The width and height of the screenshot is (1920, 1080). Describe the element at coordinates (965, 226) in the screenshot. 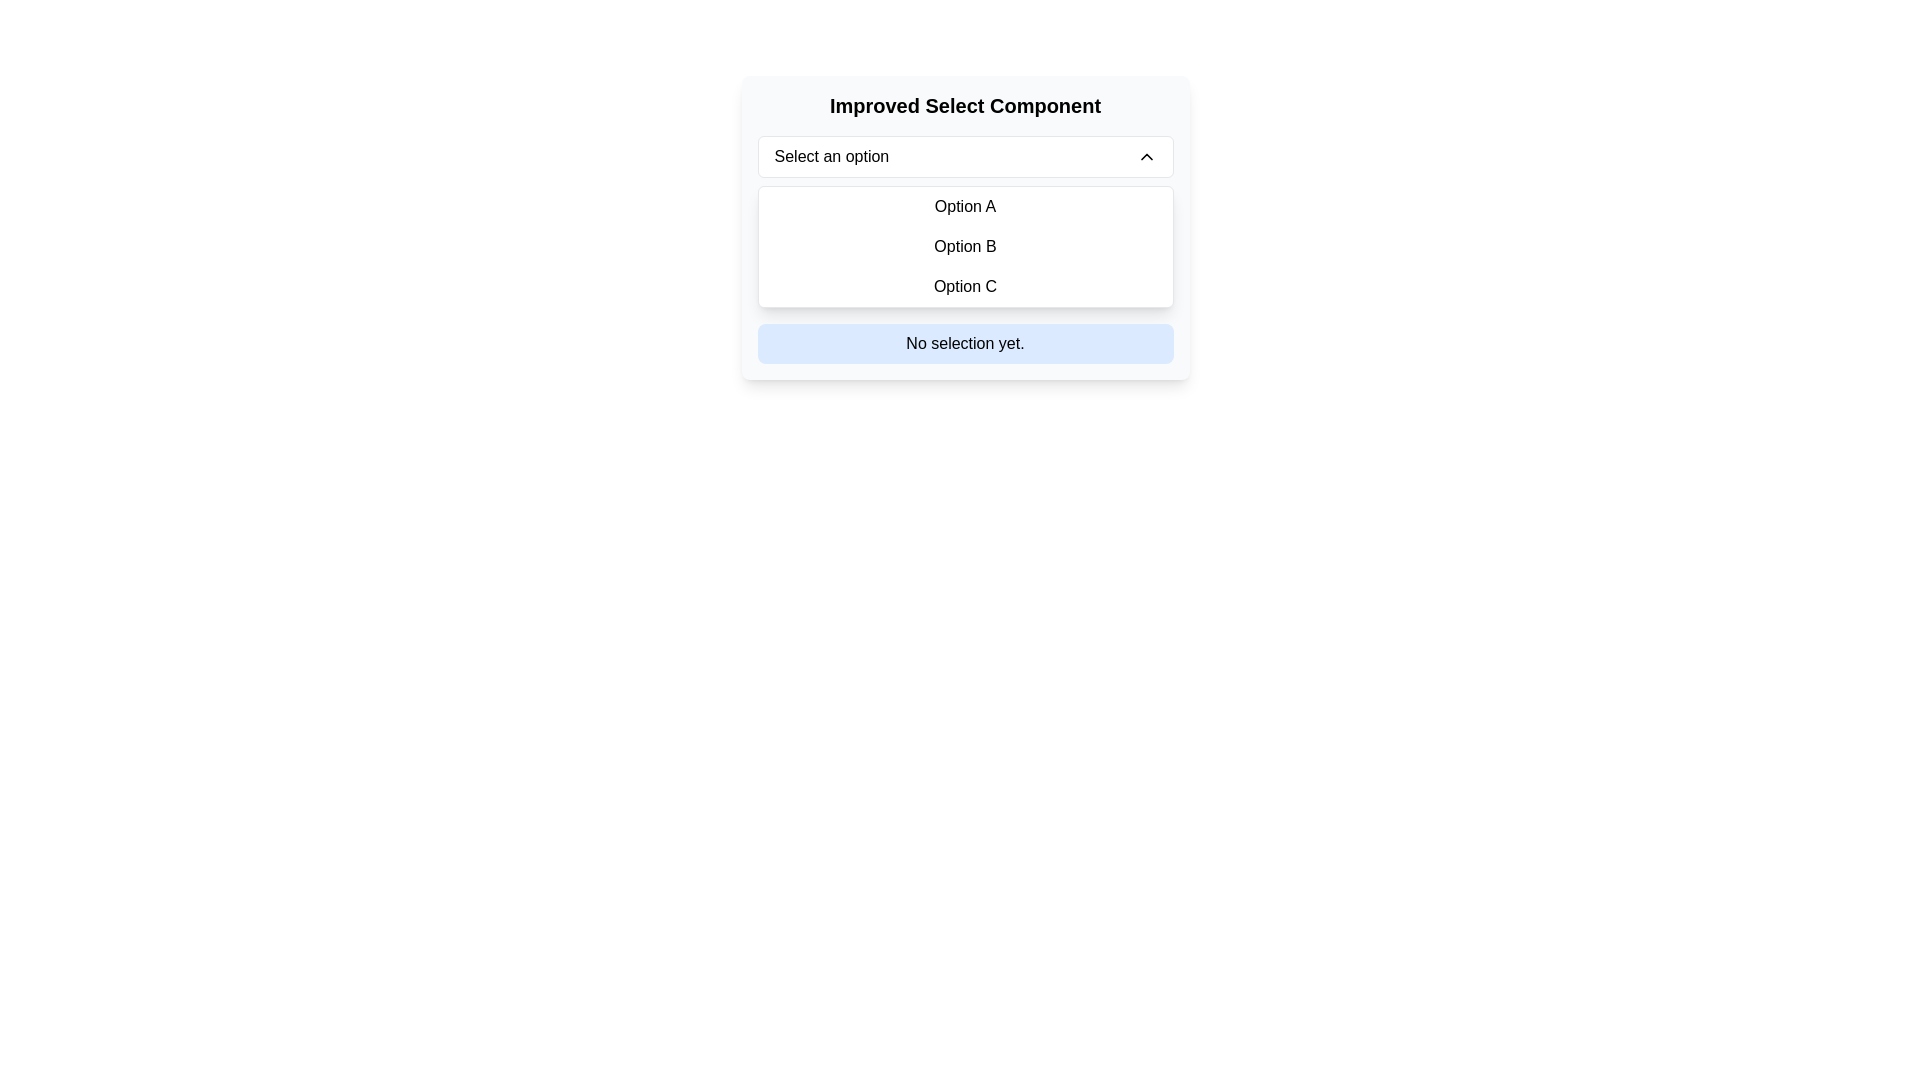

I see `the dropdown option labeled 'Option B'` at that location.